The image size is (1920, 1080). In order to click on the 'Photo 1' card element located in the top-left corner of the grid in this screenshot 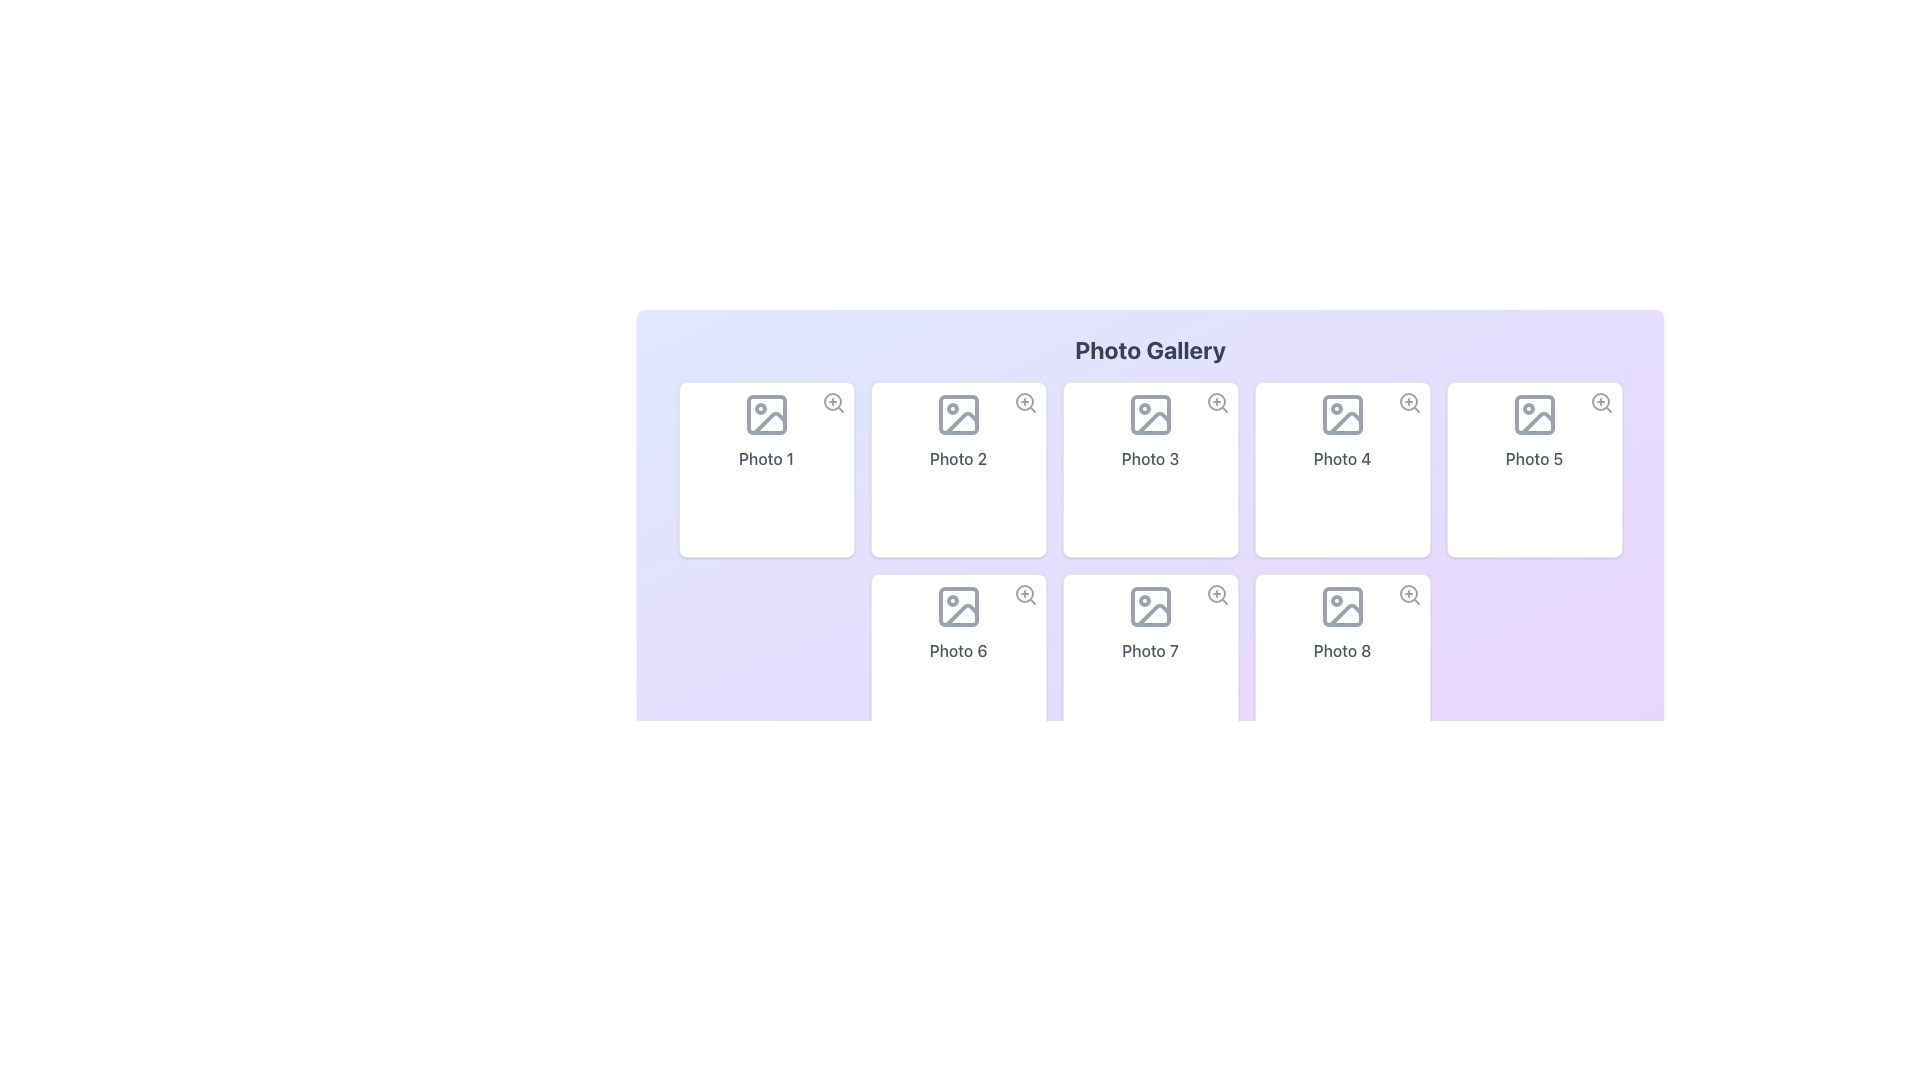, I will do `click(765, 470)`.